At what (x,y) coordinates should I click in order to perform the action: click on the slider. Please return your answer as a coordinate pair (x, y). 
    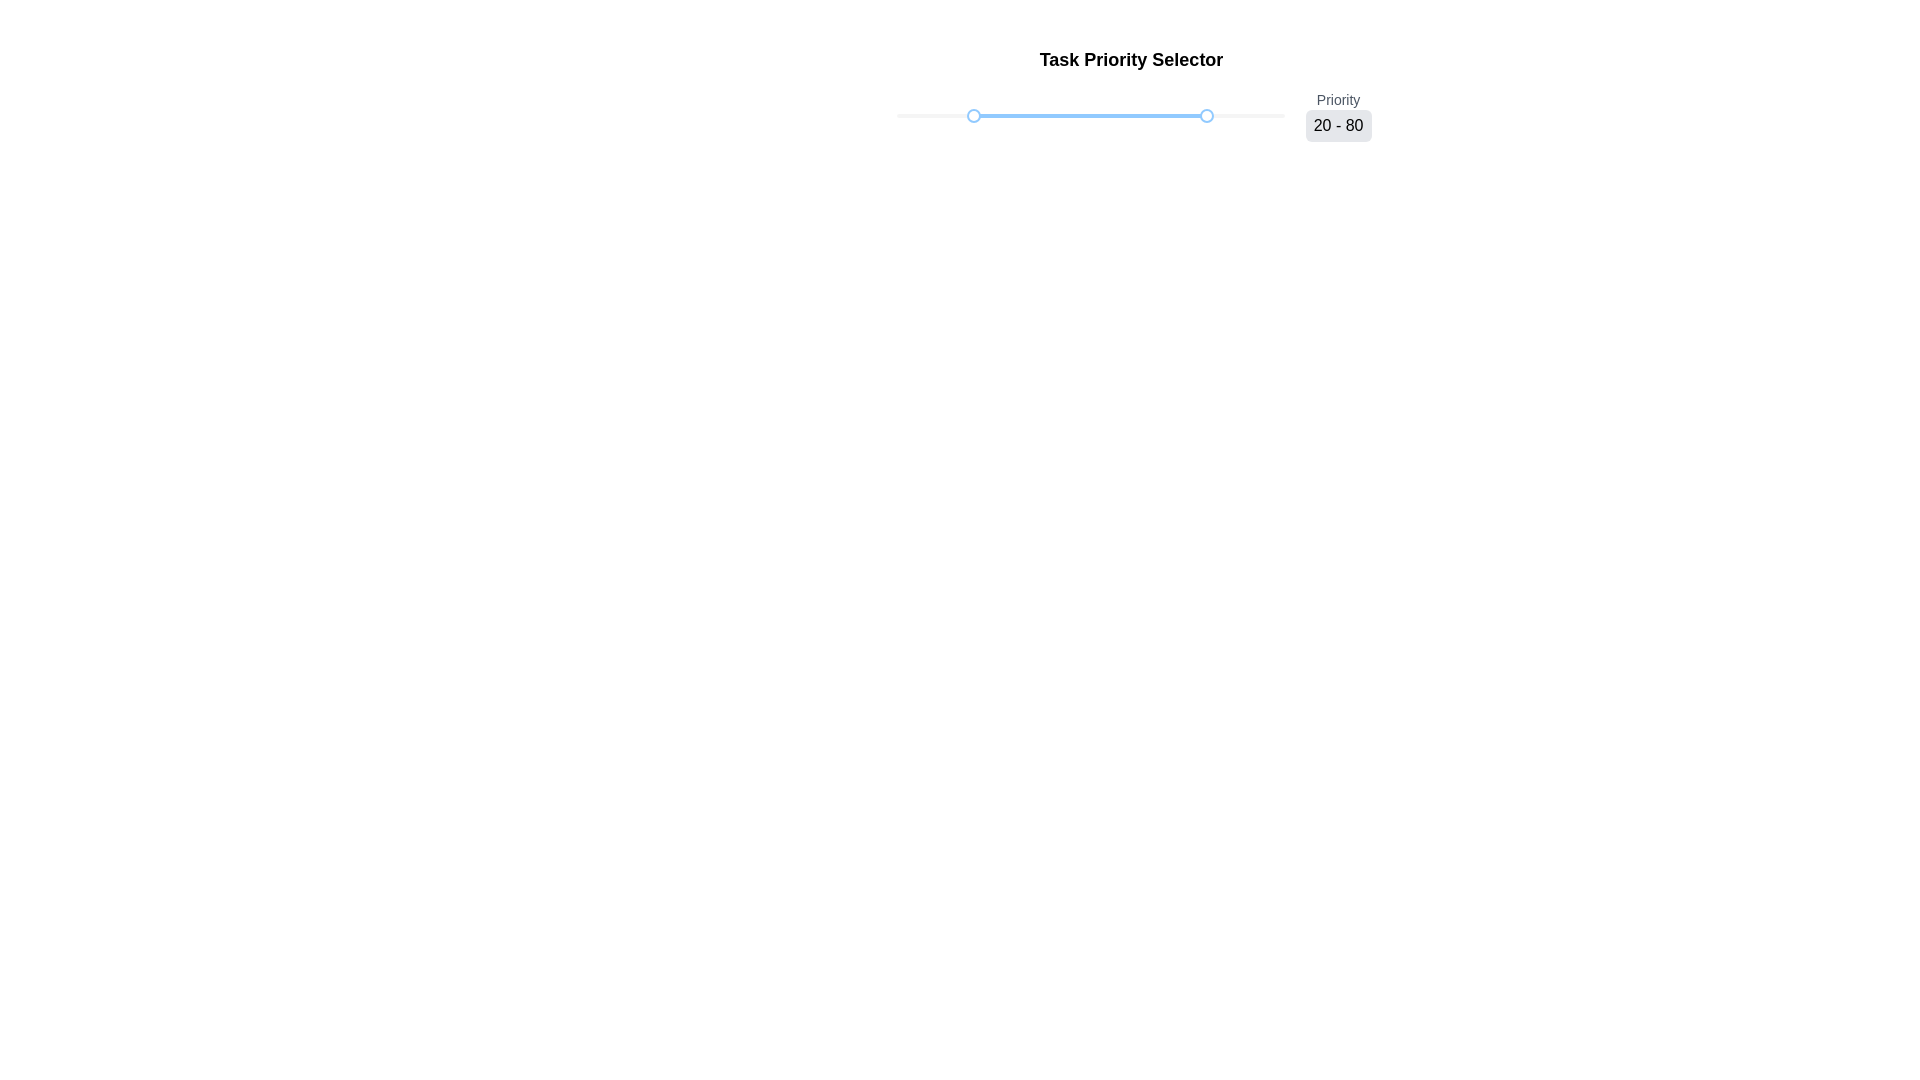
    Looking at the image, I should click on (994, 115).